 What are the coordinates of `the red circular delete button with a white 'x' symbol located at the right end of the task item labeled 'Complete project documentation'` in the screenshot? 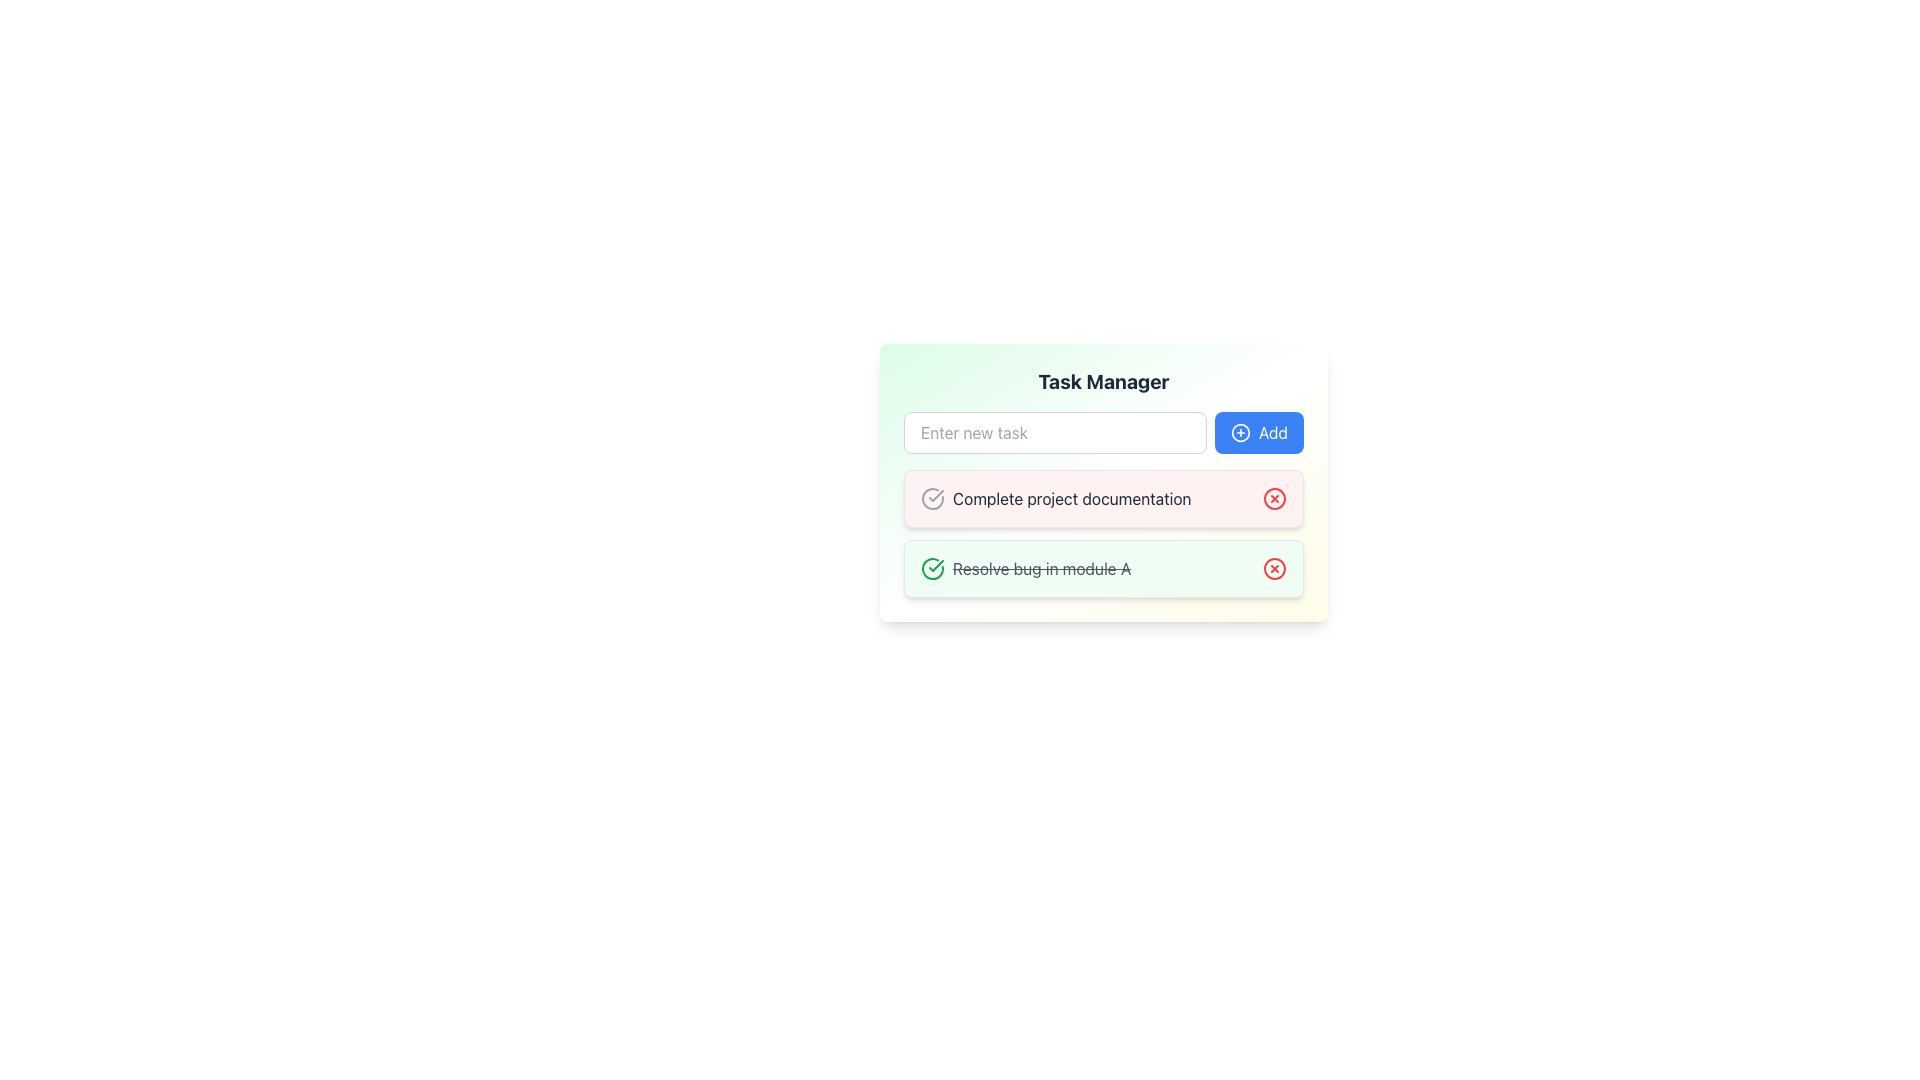 It's located at (1274, 497).